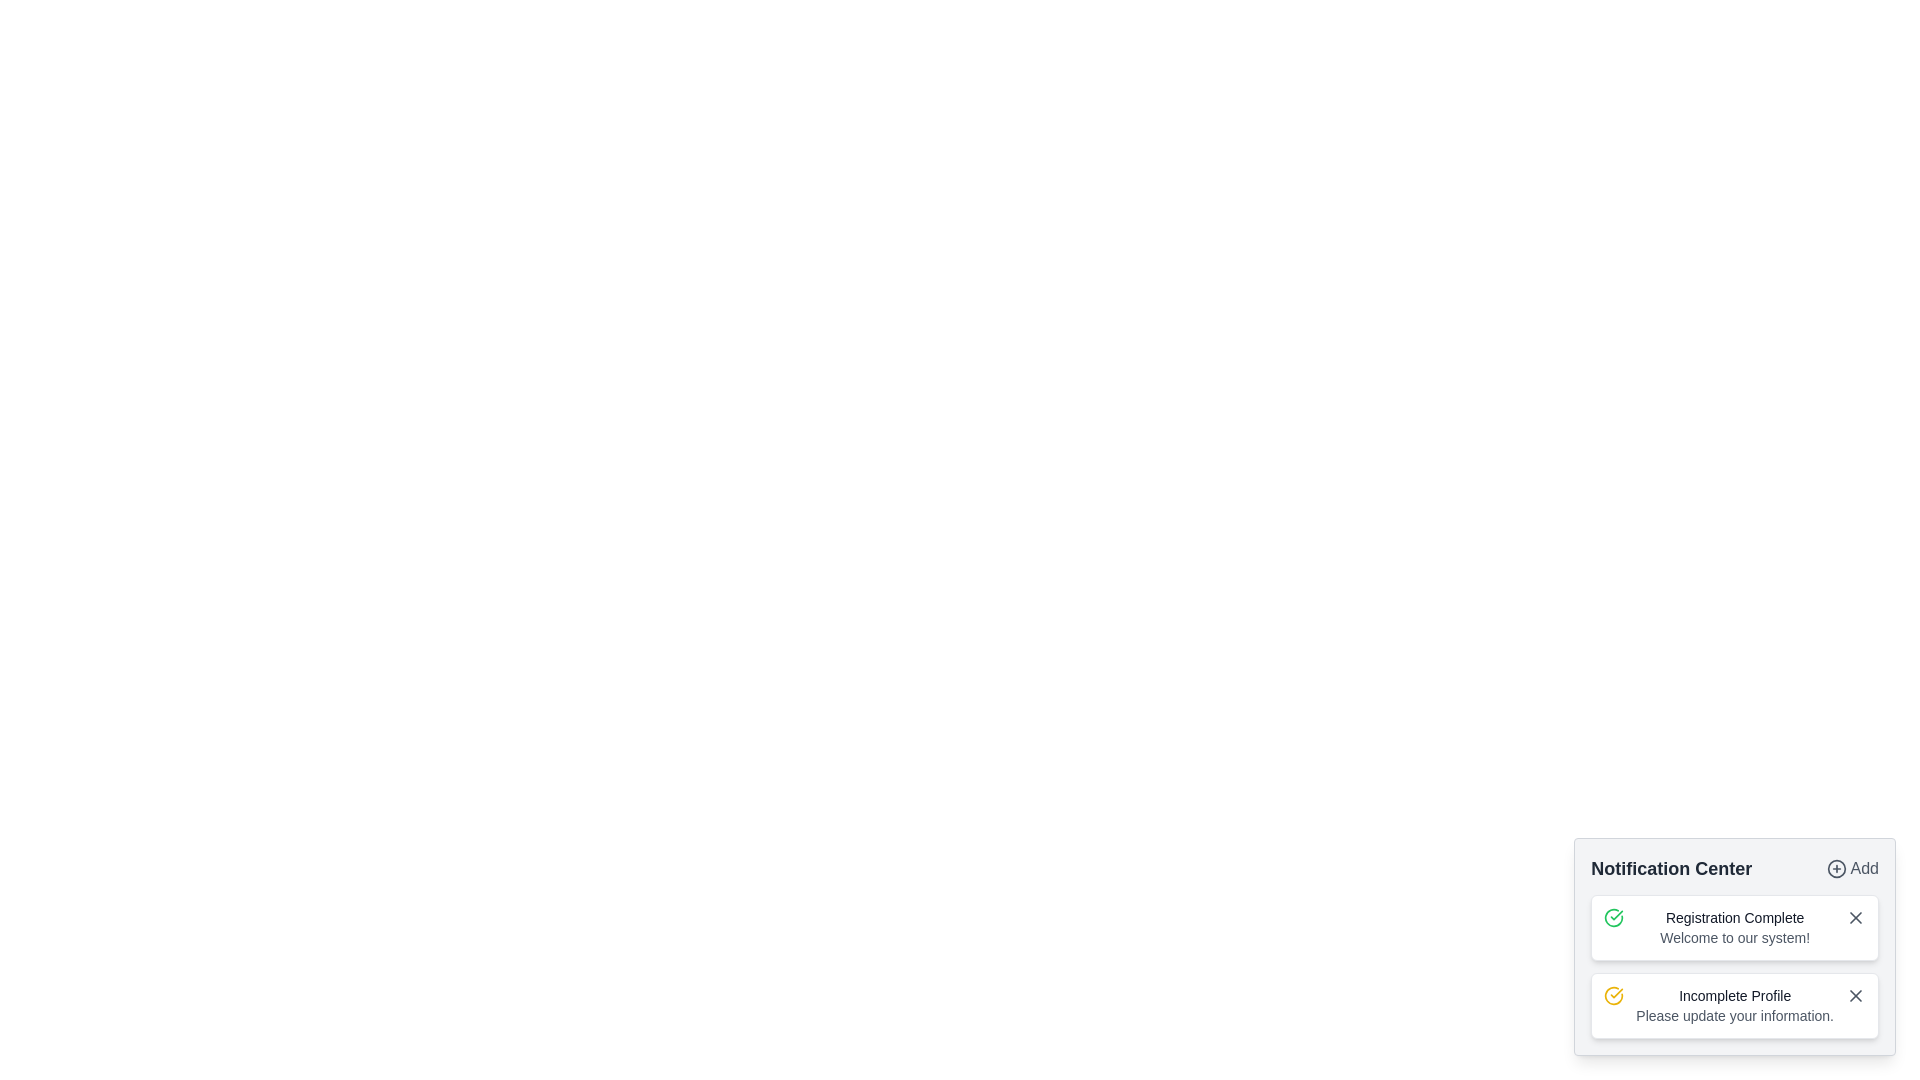 The image size is (1920, 1080). What do you see at coordinates (1614, 918) in the screenshot?
I see `the icon that signifies a successful action related to 'Registration Complete', located in the notification box aligned to the left of the text 'Registration Complete - Welcome to our system!'` at bounding box center [1614, 918].